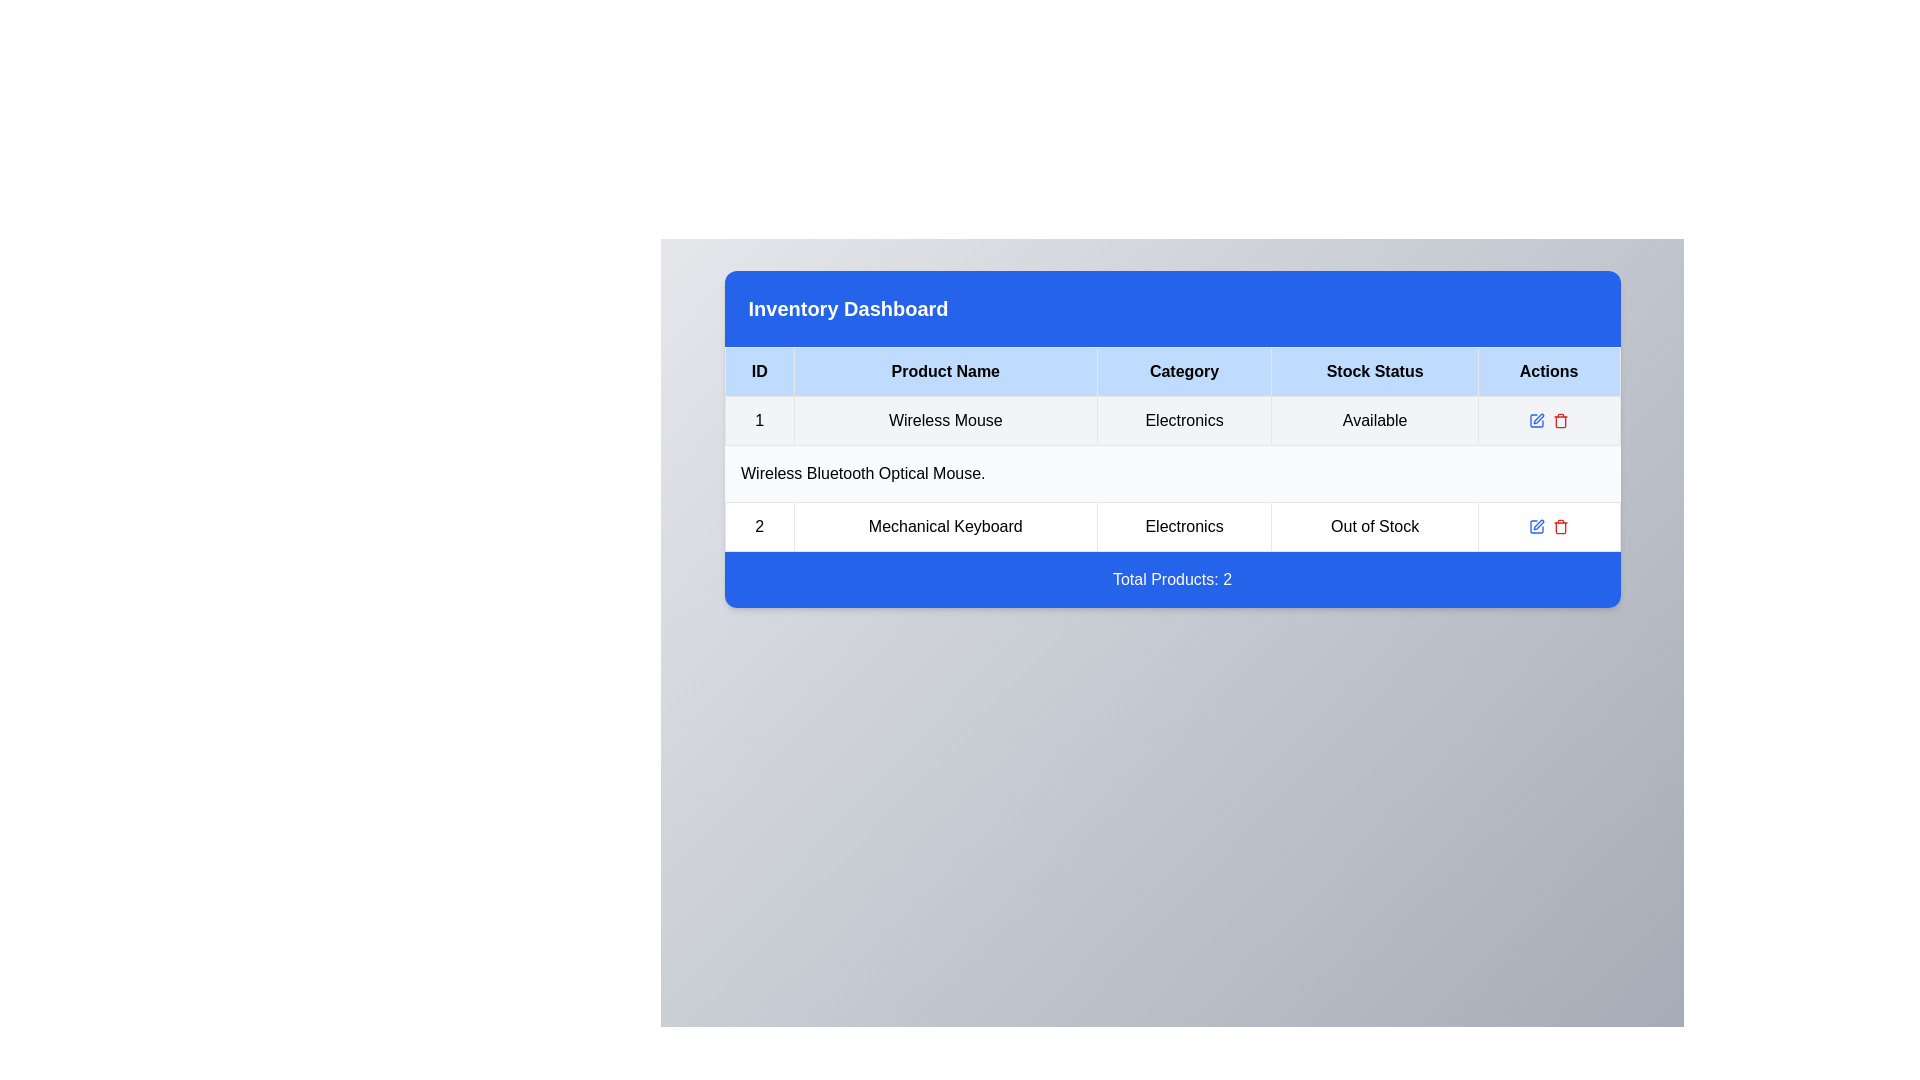  What do you see at coordinates (1172, 371) in the screenshot?
I see `column names displayed in the header row of the table, which categorizes the data in the subsequent rows` at bounding box center [1172, 371].